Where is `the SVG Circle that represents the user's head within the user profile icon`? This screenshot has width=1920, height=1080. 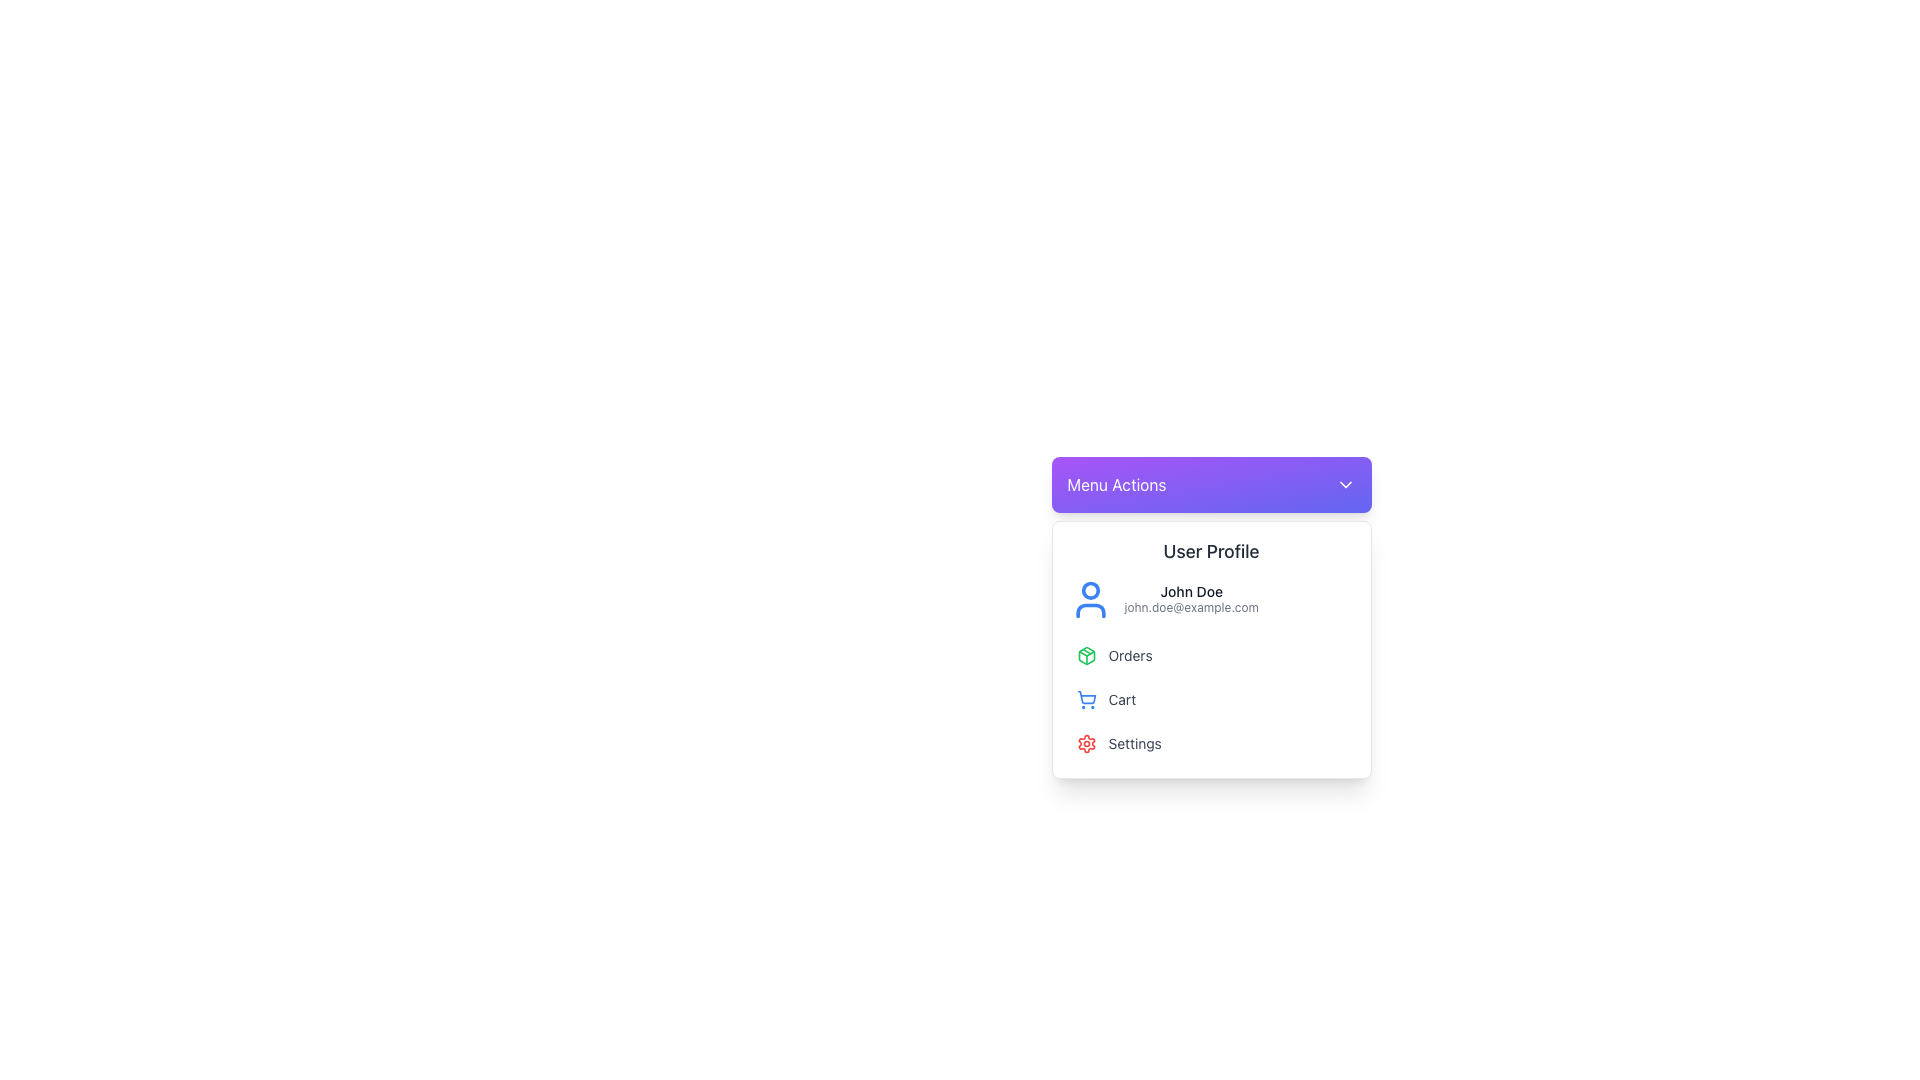 the SVG Circle that represents the user's head within the user profile icon is located at coordinates (1089, 589).